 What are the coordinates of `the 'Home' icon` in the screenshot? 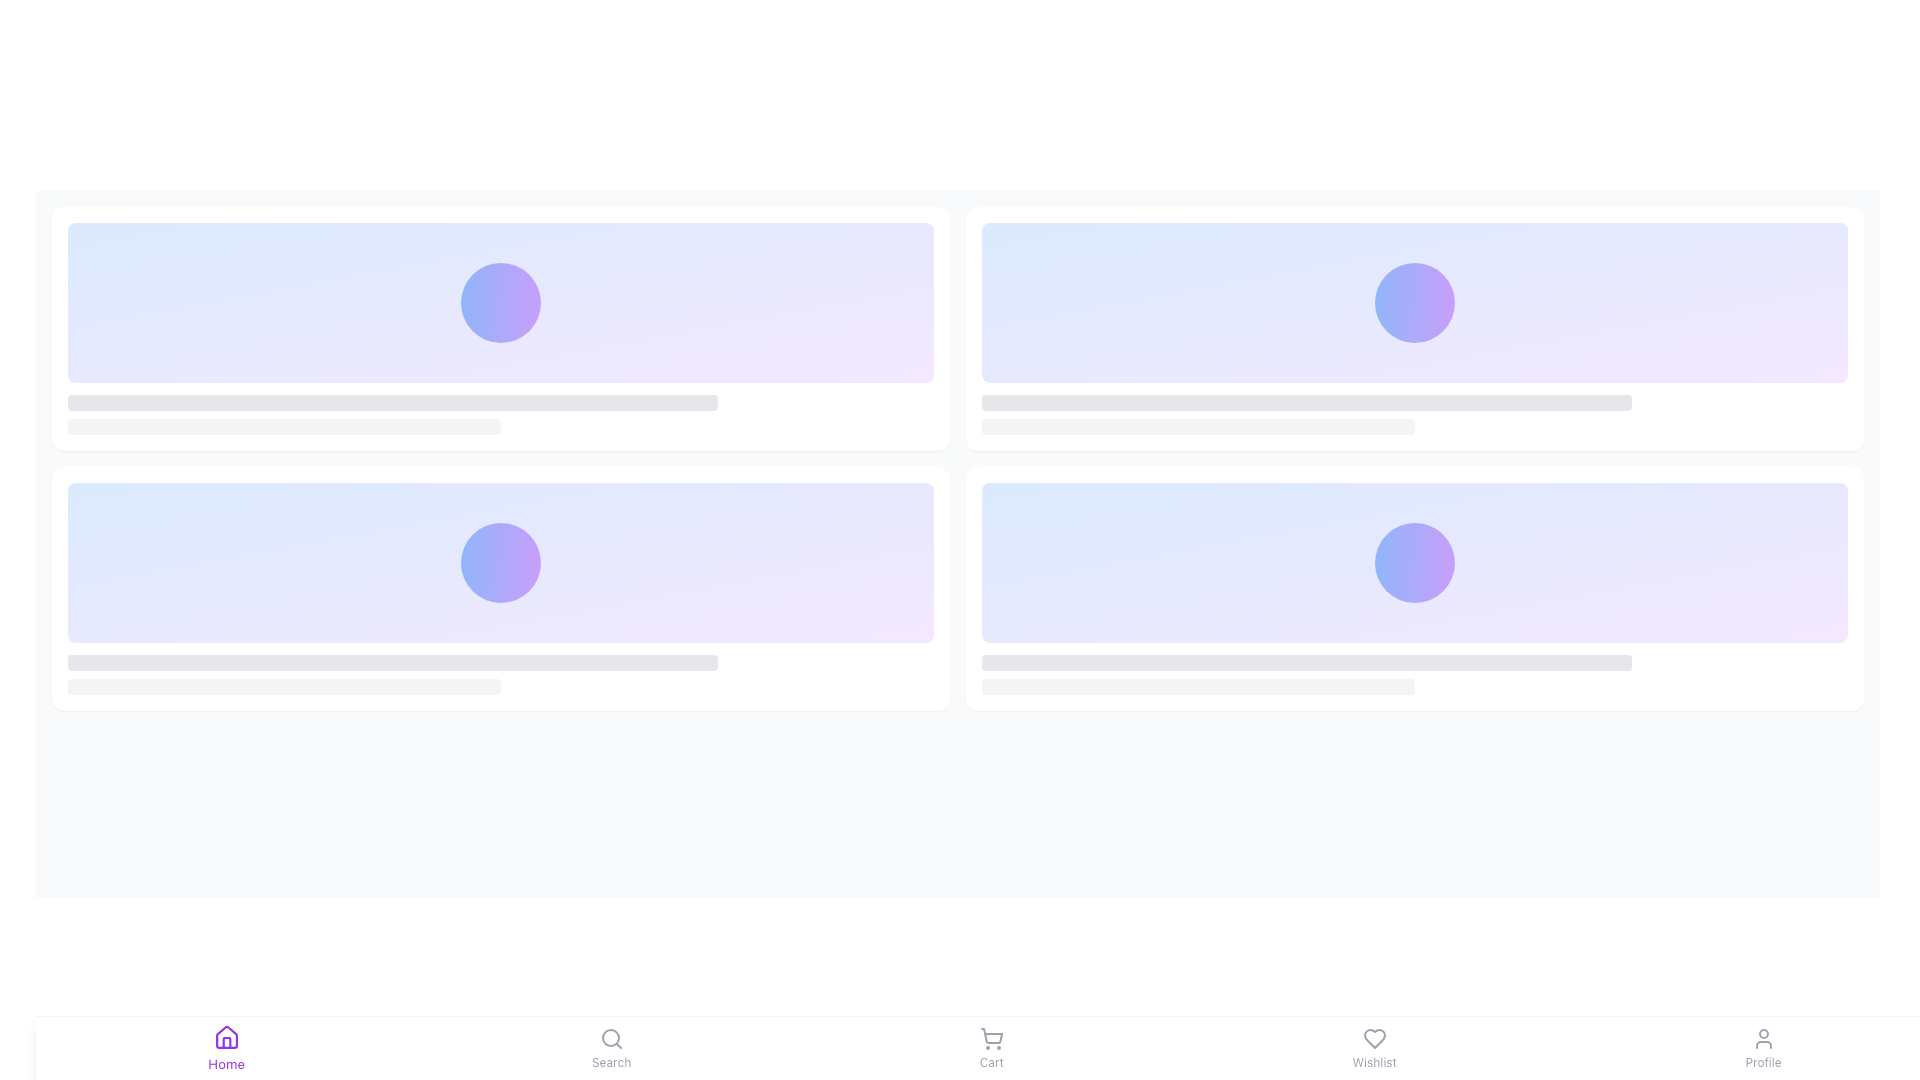 It's located at (226, 1035).